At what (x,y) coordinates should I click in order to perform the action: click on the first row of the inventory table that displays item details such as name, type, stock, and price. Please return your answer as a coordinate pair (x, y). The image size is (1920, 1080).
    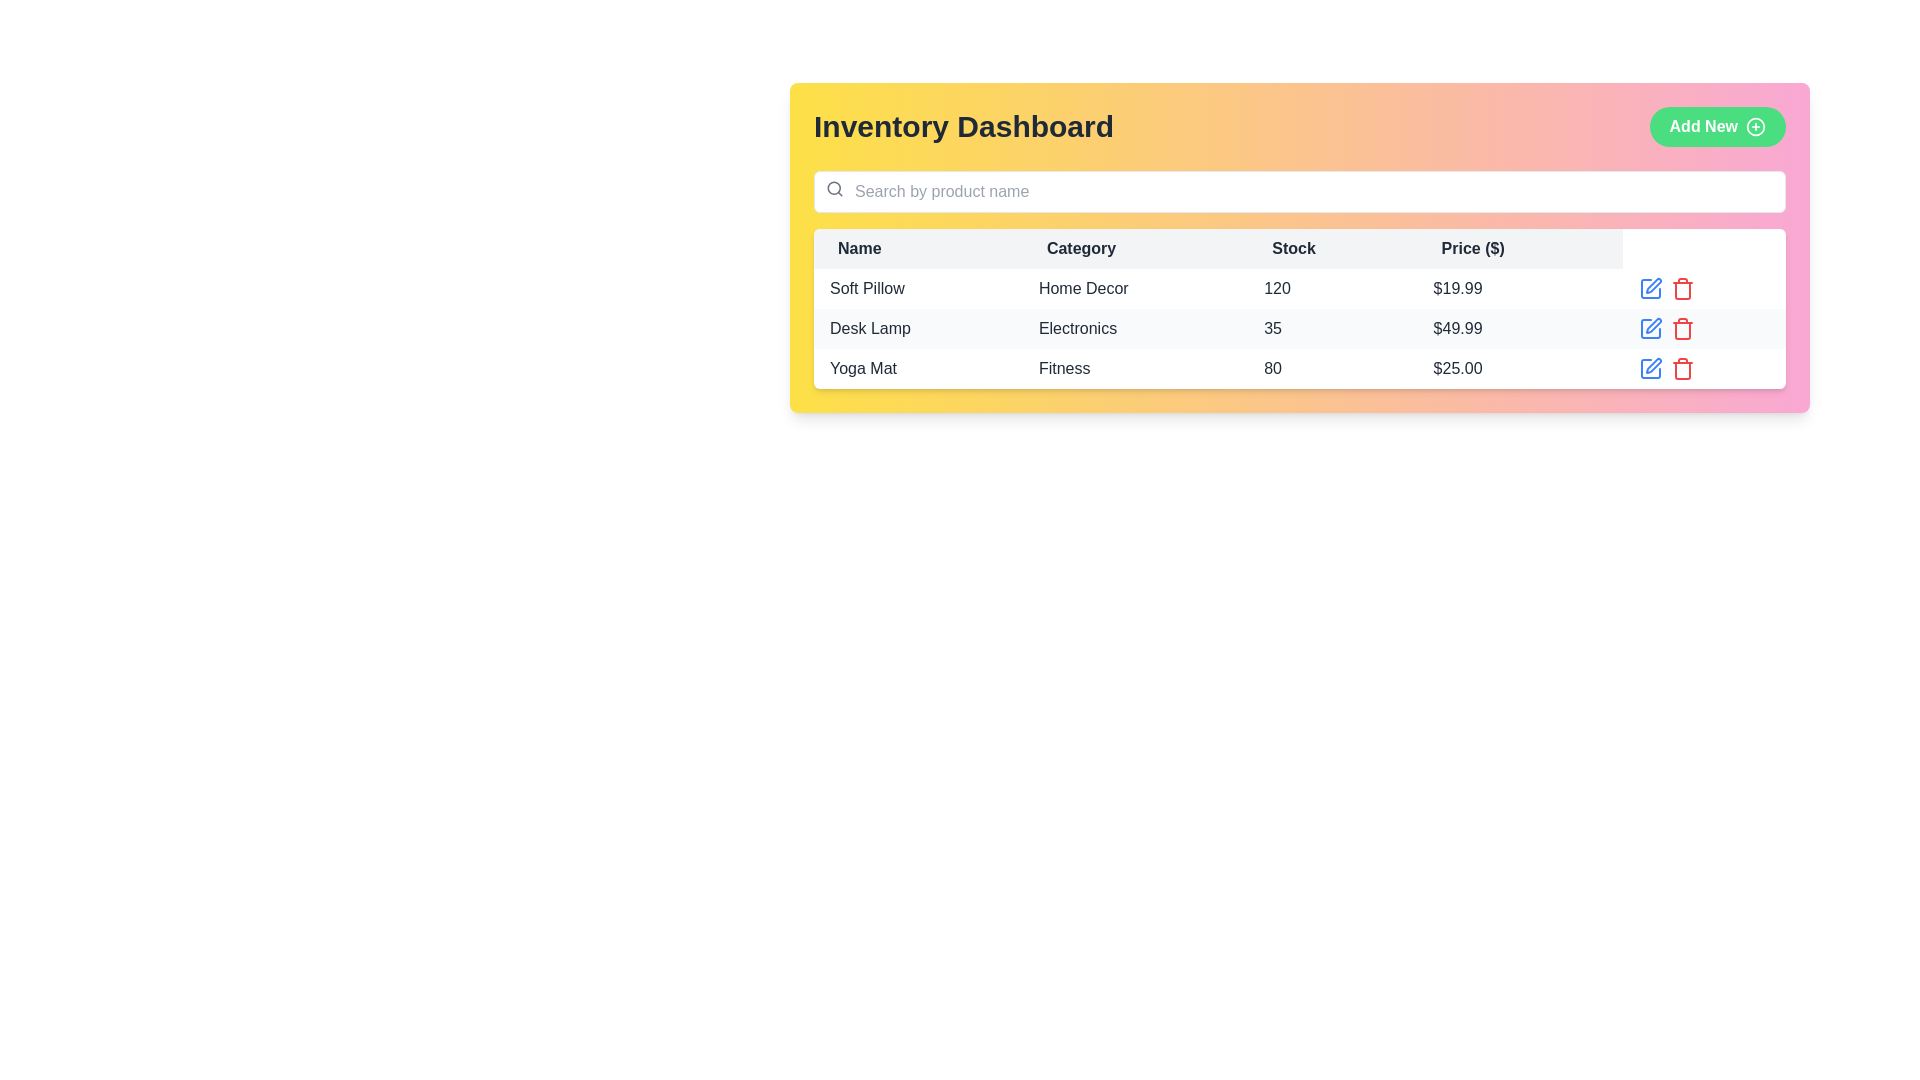
    Looking at the image, I should click on (1300, 289).